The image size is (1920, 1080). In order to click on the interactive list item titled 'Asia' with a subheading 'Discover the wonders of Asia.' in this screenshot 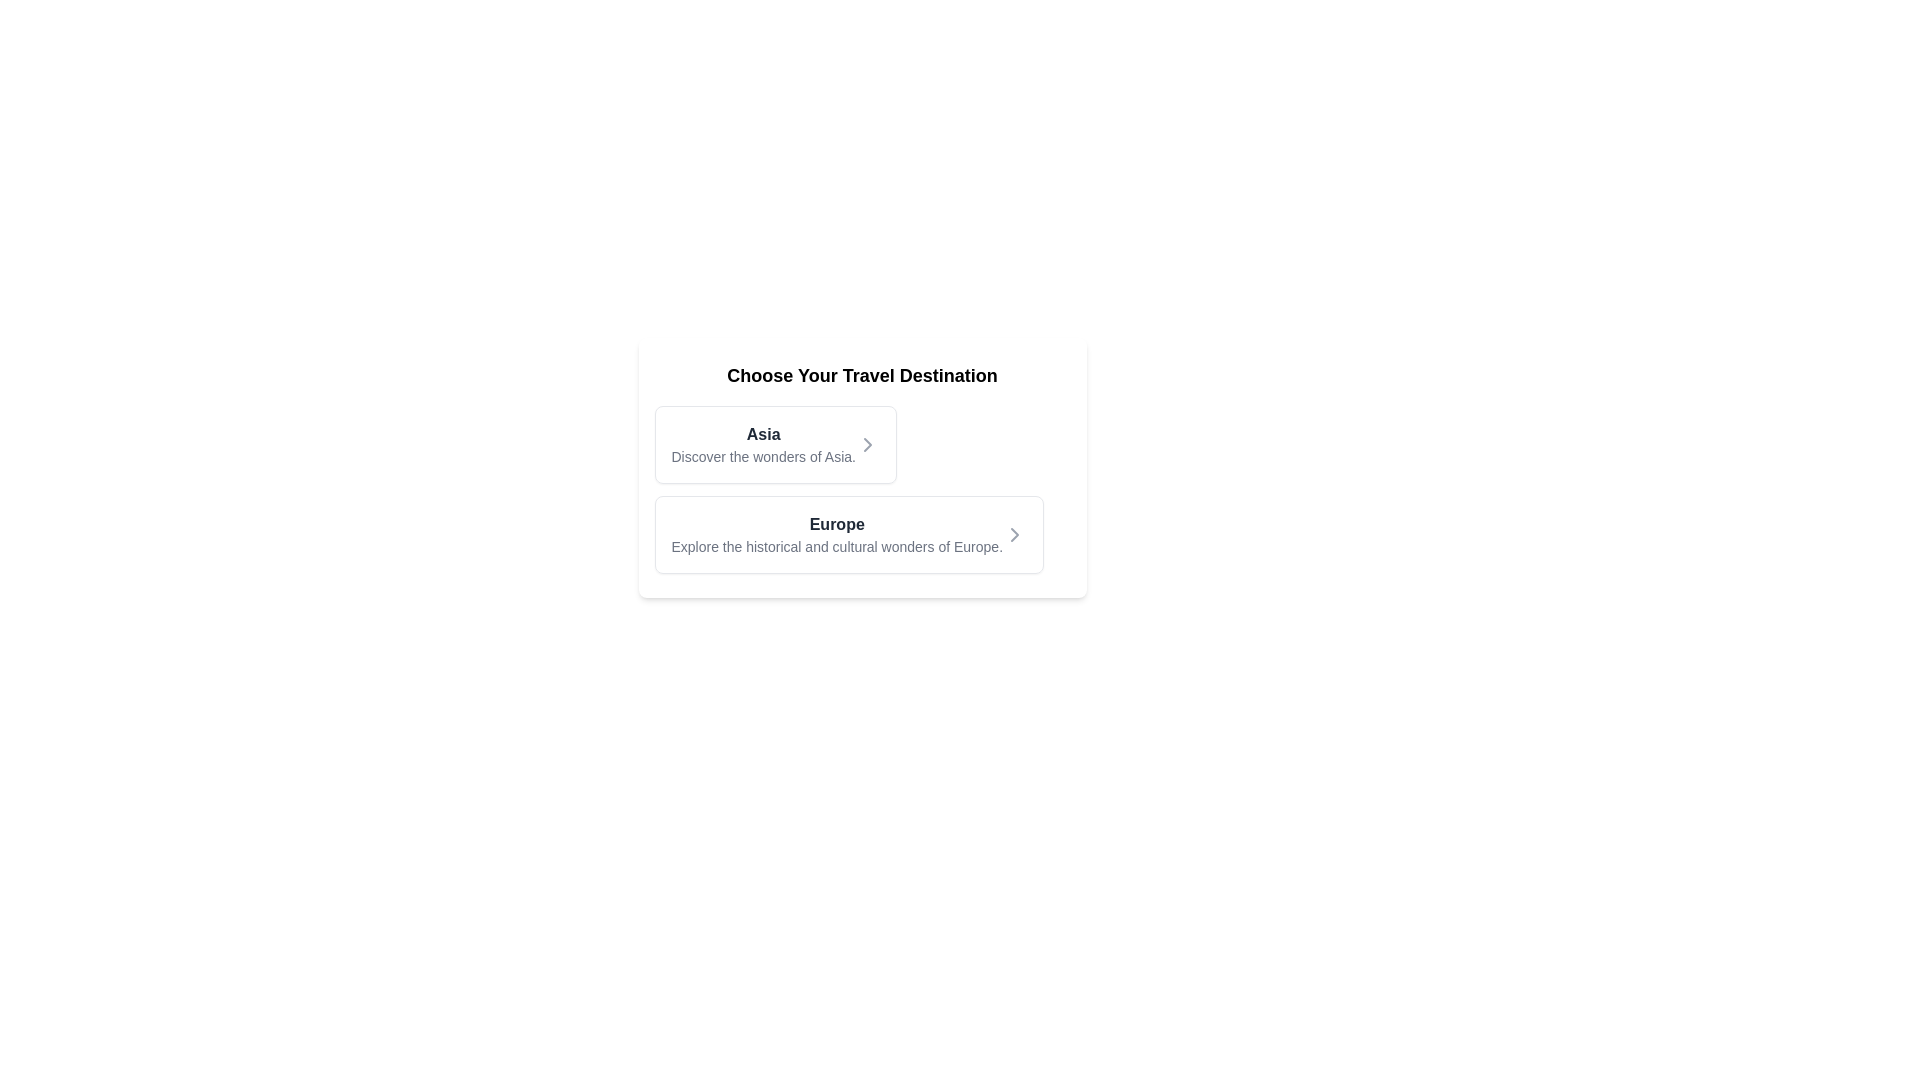, I will do `click(774, 443)`.